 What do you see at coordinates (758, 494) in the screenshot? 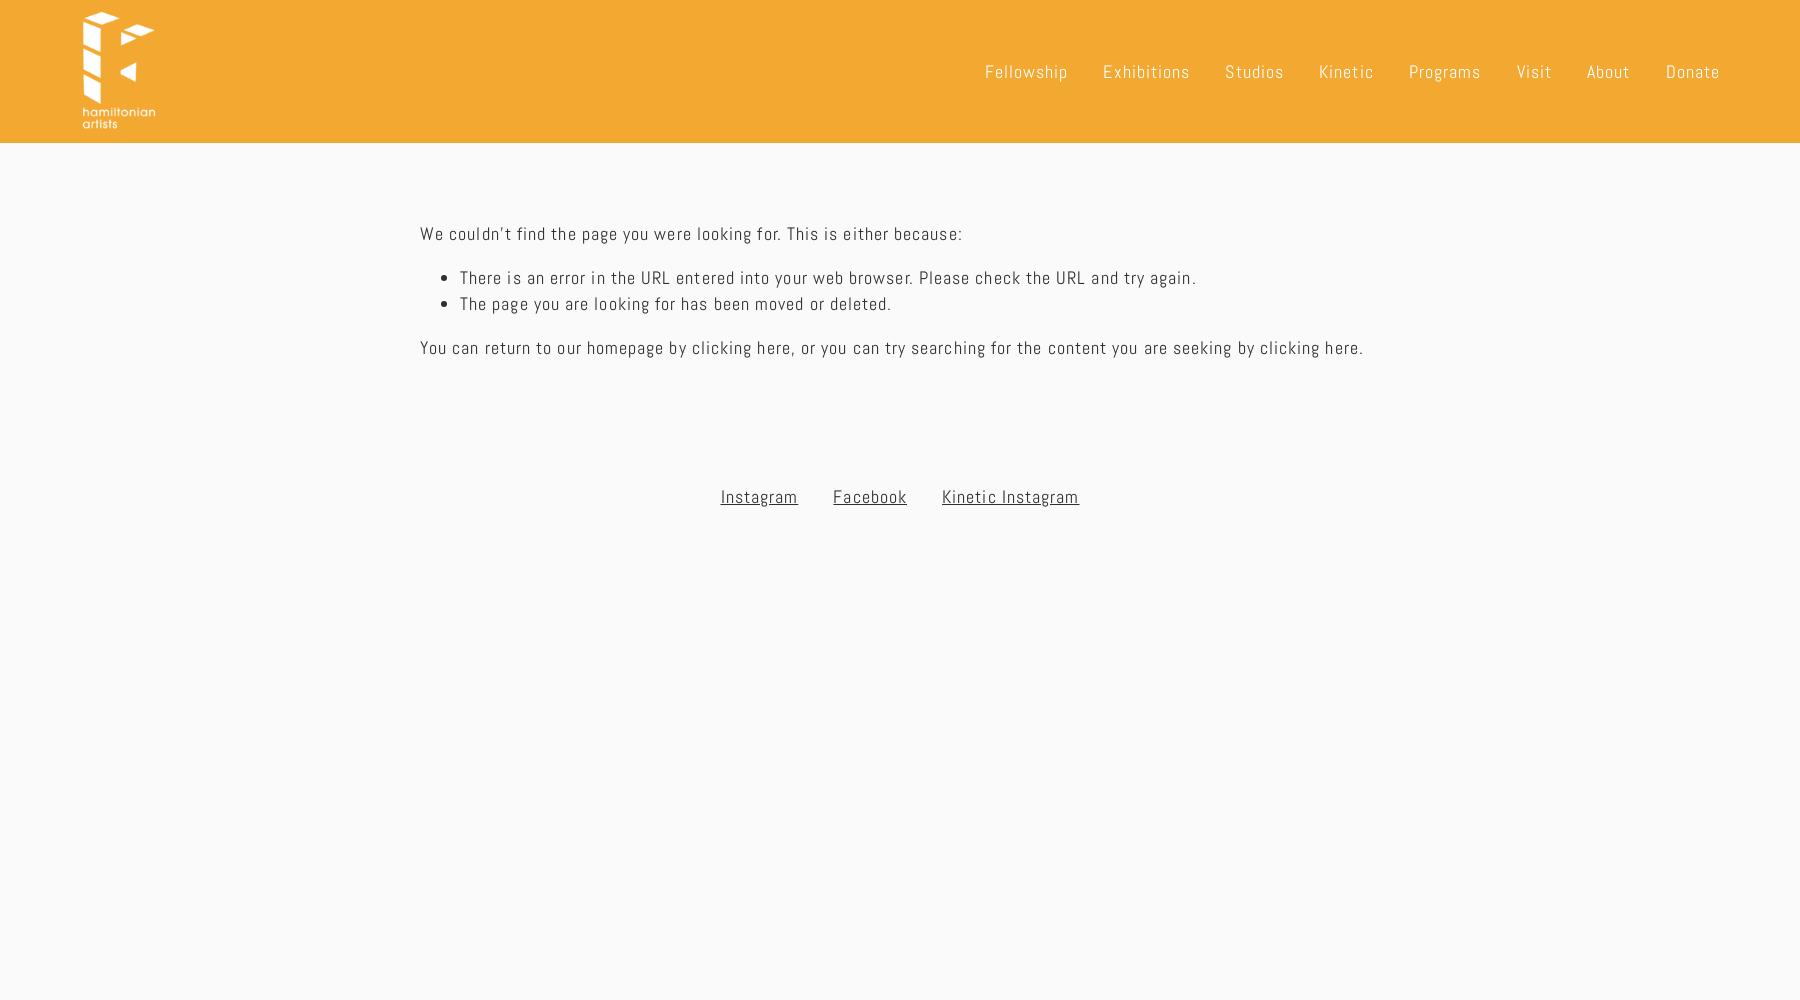
I see `'Instagram'` at bounding box center [758, 494].